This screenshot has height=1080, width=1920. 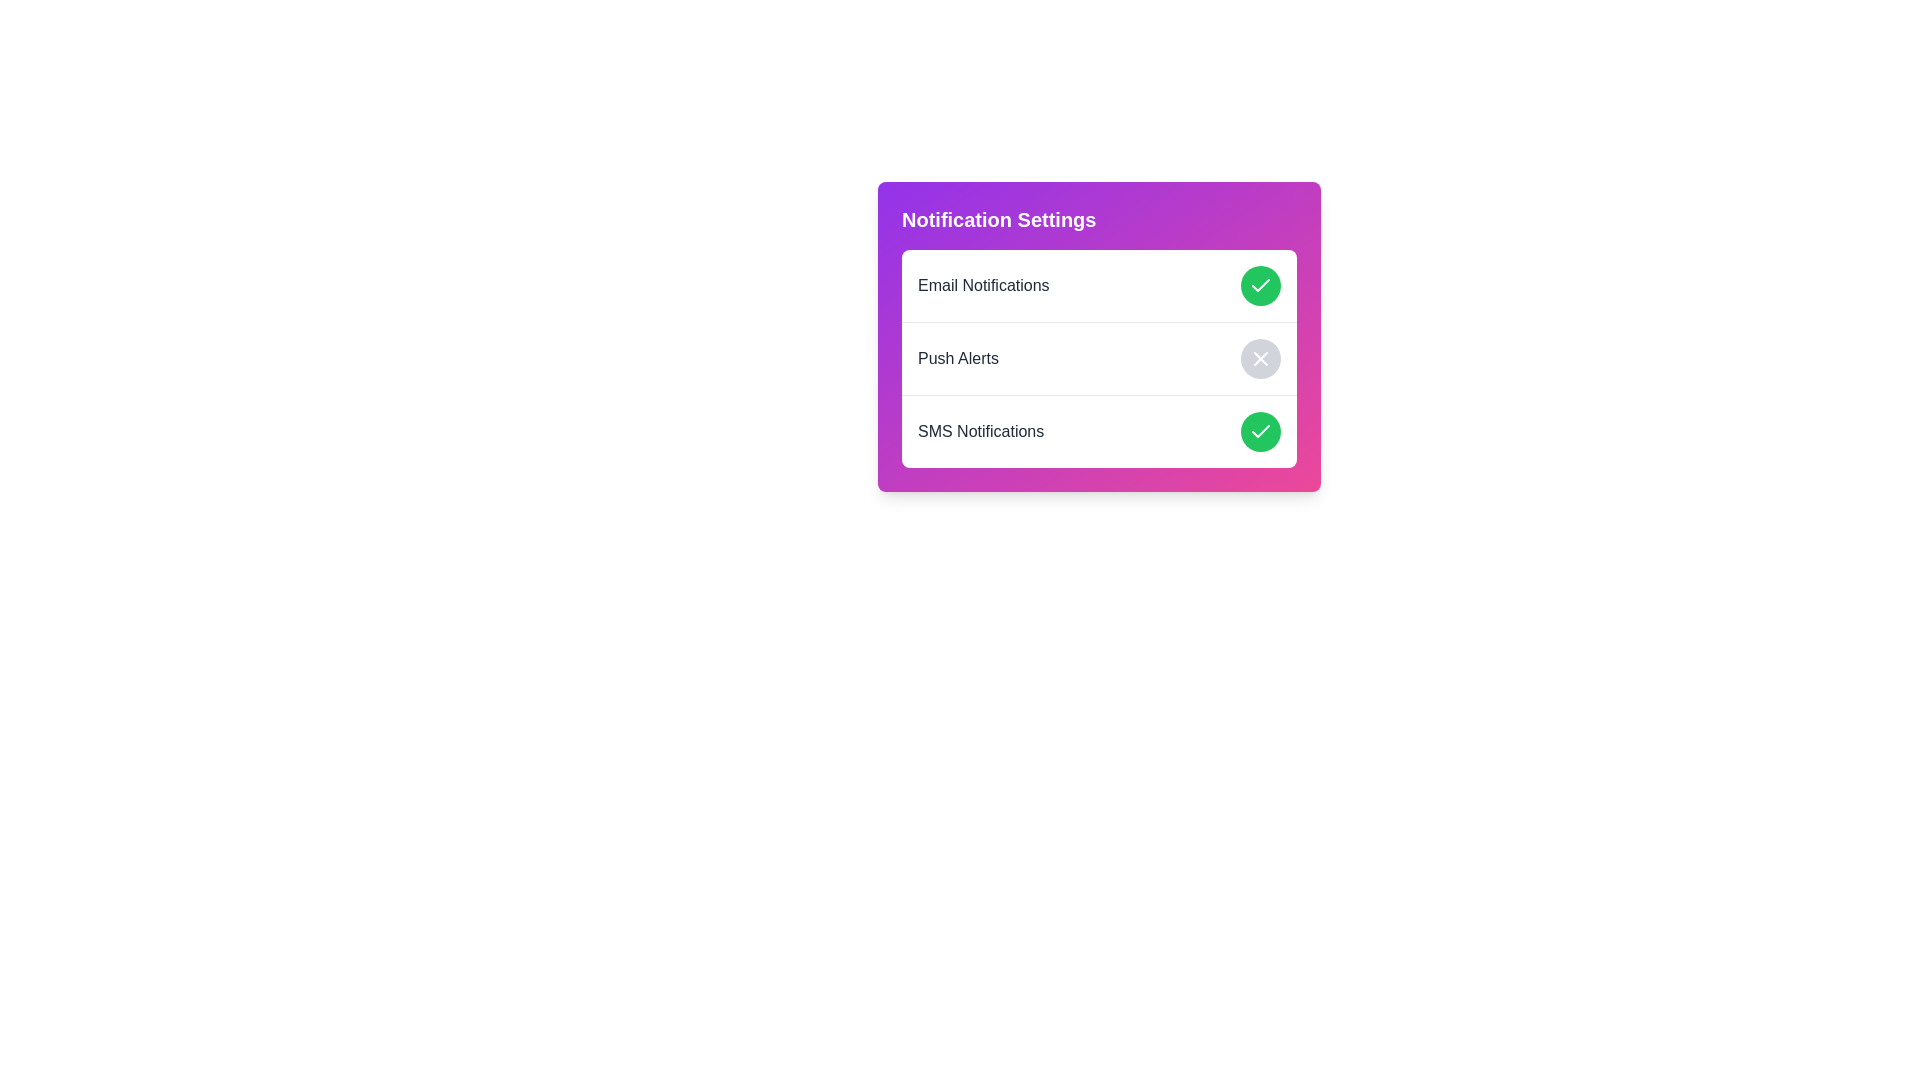 I want to click on the button to the right of 'Push Alerts' in the notification settings panel, so click(x=1260, y=357).